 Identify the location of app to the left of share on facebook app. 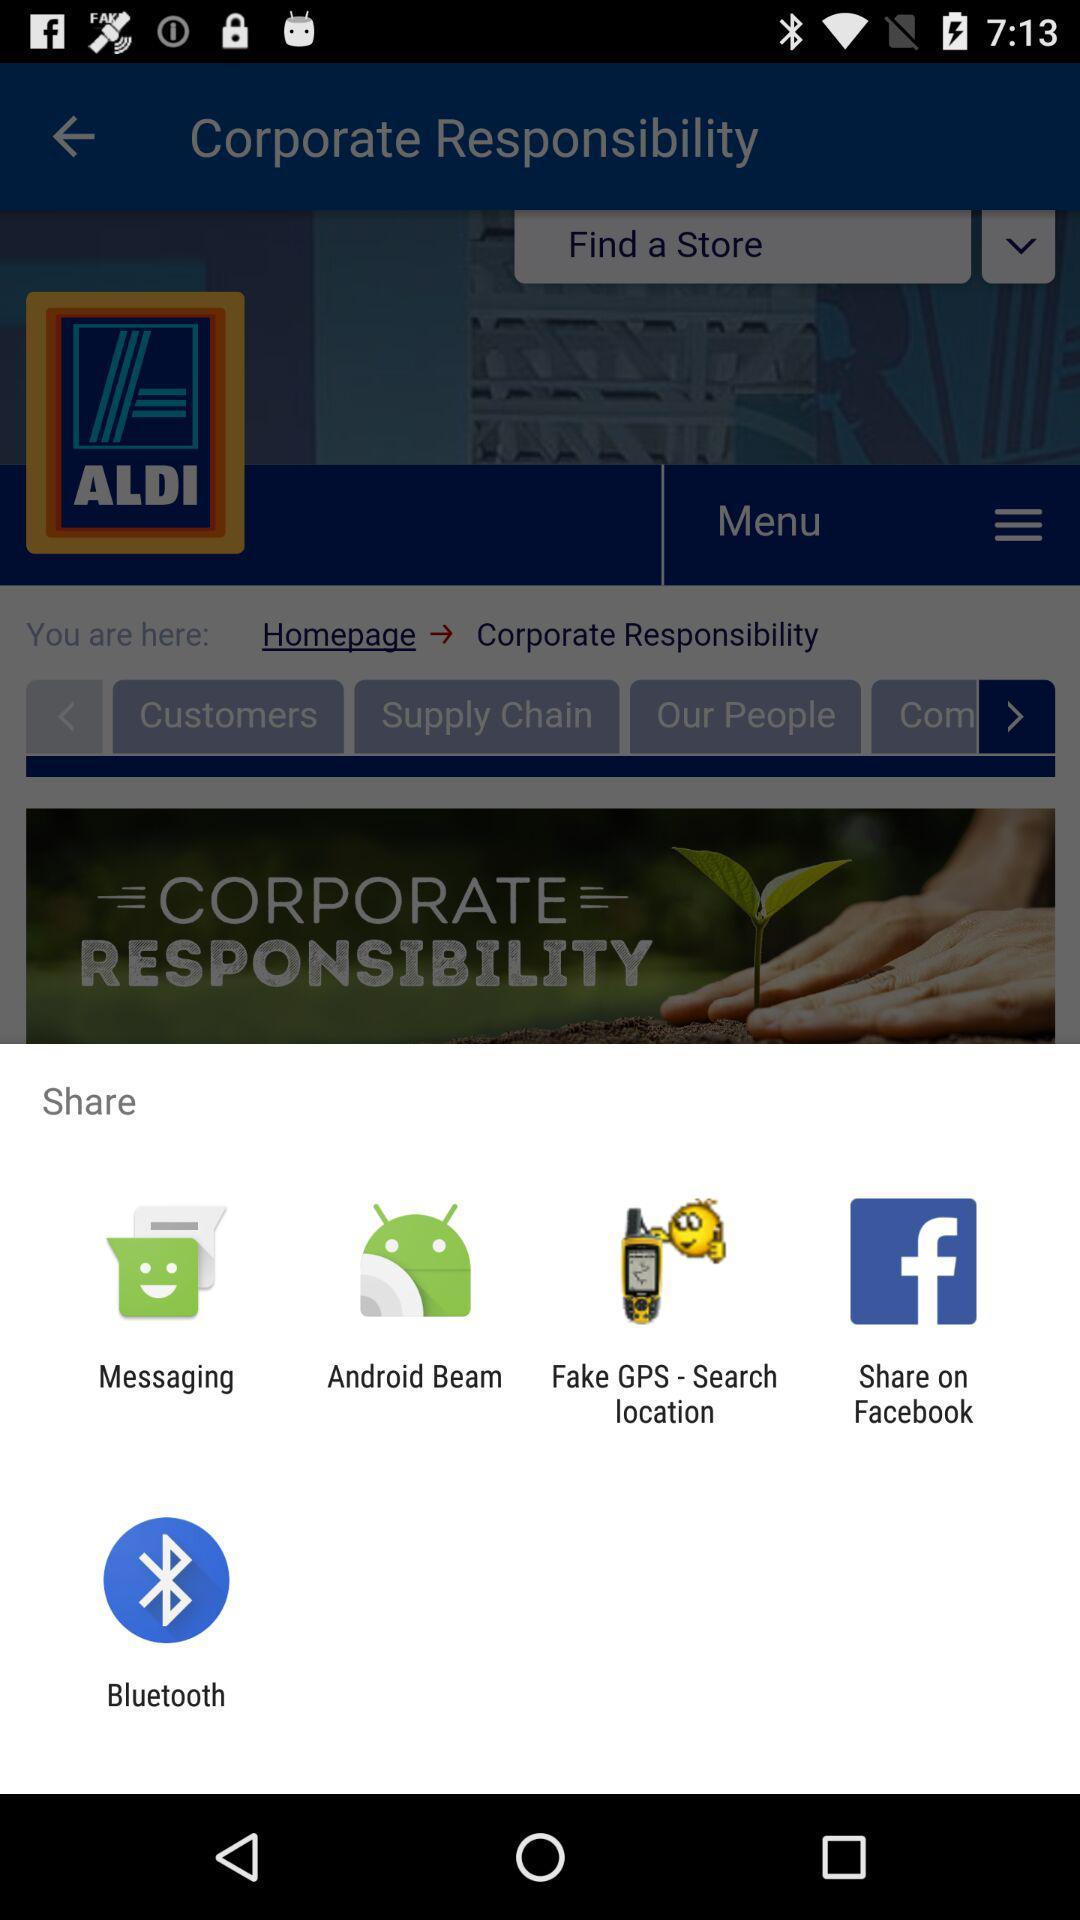
(664, 1392).